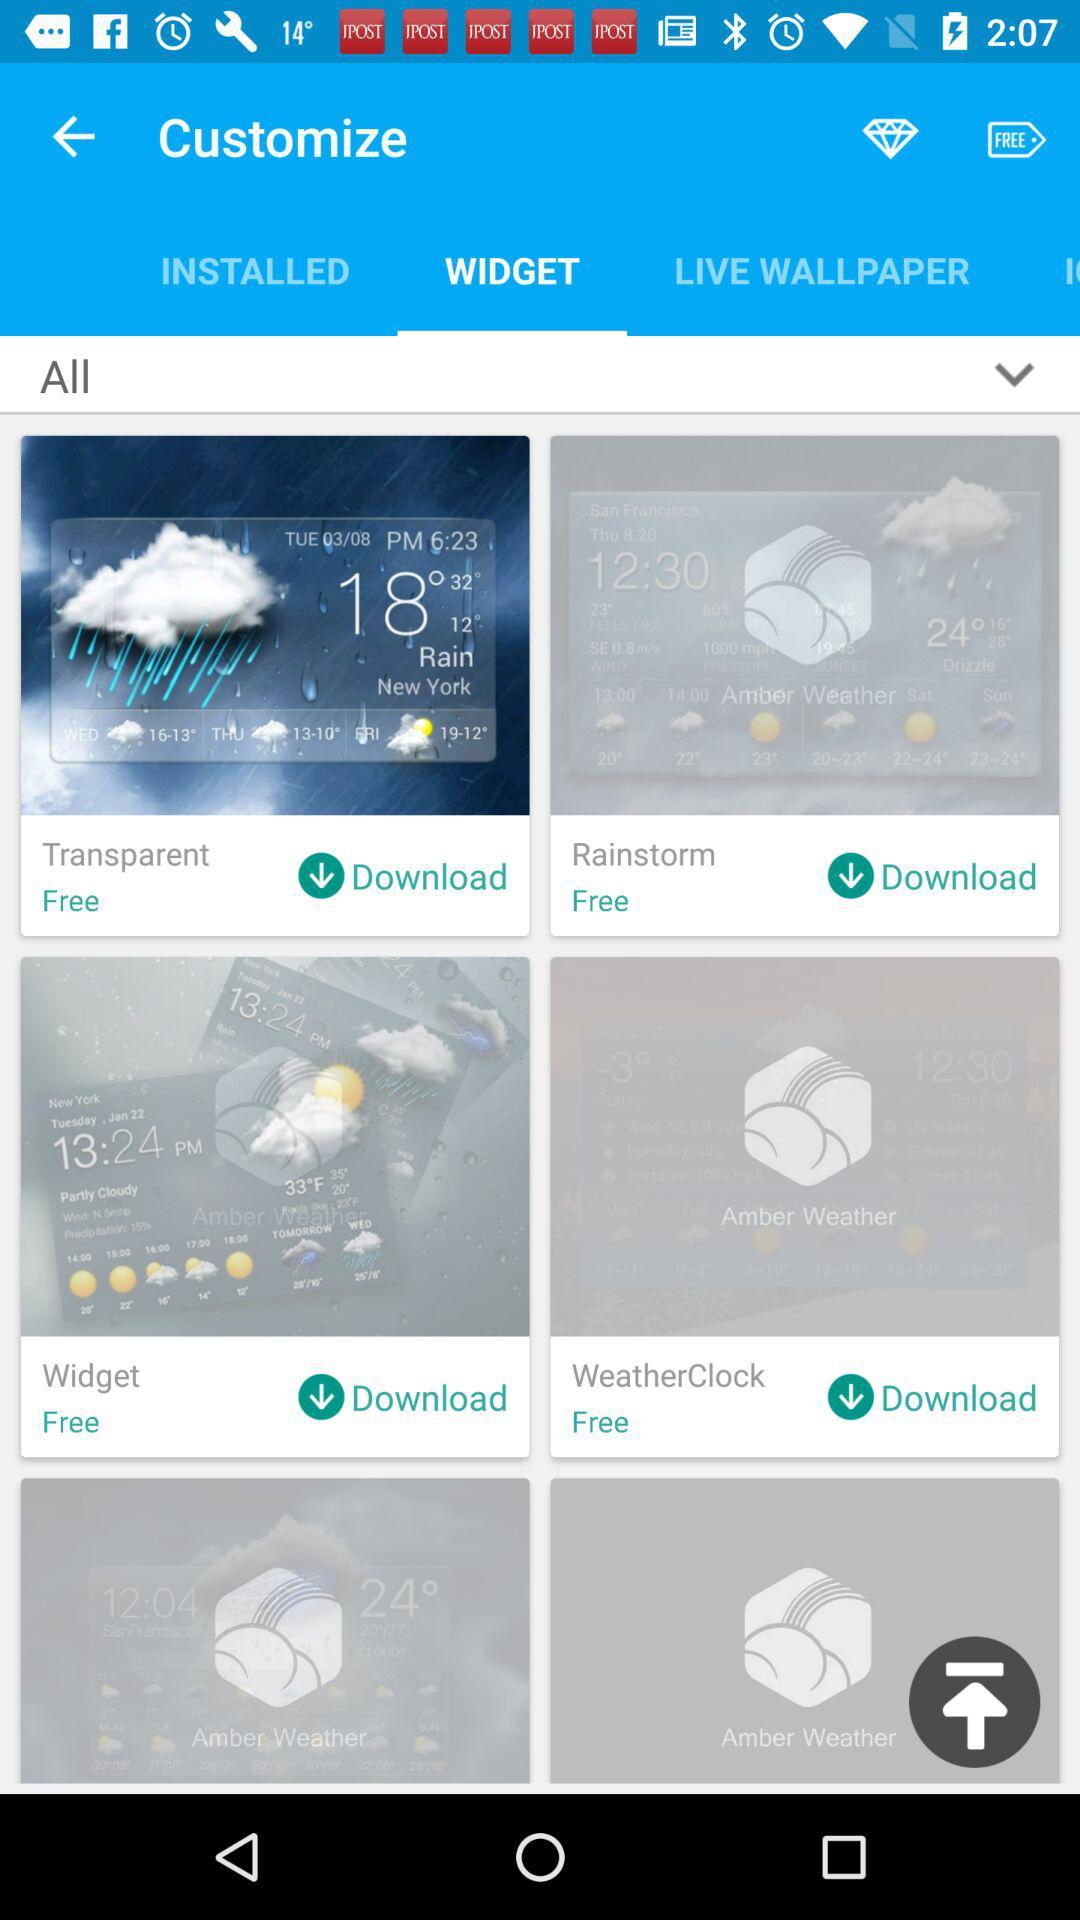 This screenshot has width=1080, height=1920. Describe the element at coordinates (821, 269) in the screenshot. I see `the icon to the right of the widget icon` at that location.